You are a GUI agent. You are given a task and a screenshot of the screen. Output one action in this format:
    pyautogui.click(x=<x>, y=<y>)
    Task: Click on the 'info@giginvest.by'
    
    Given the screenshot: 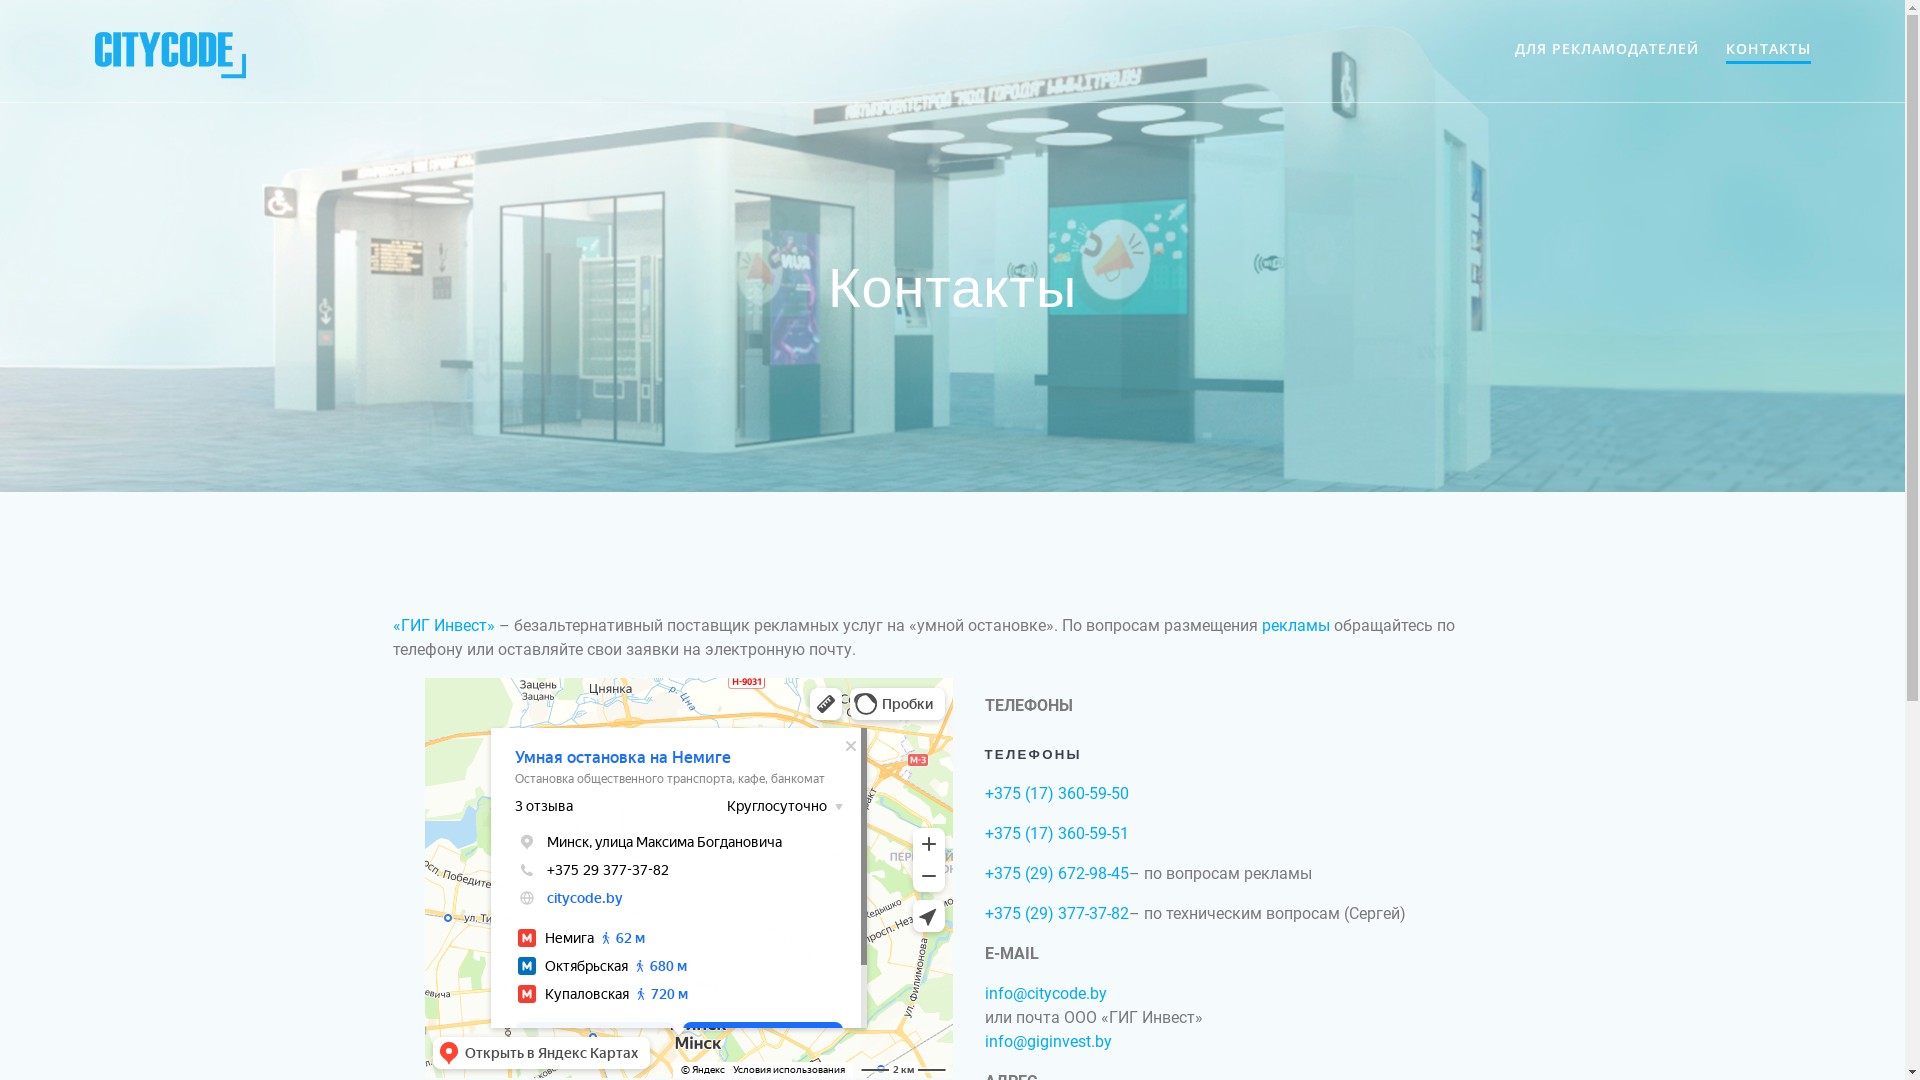 What is the action you would take?
    pyautogui.click(x=1046, y=1040)
    